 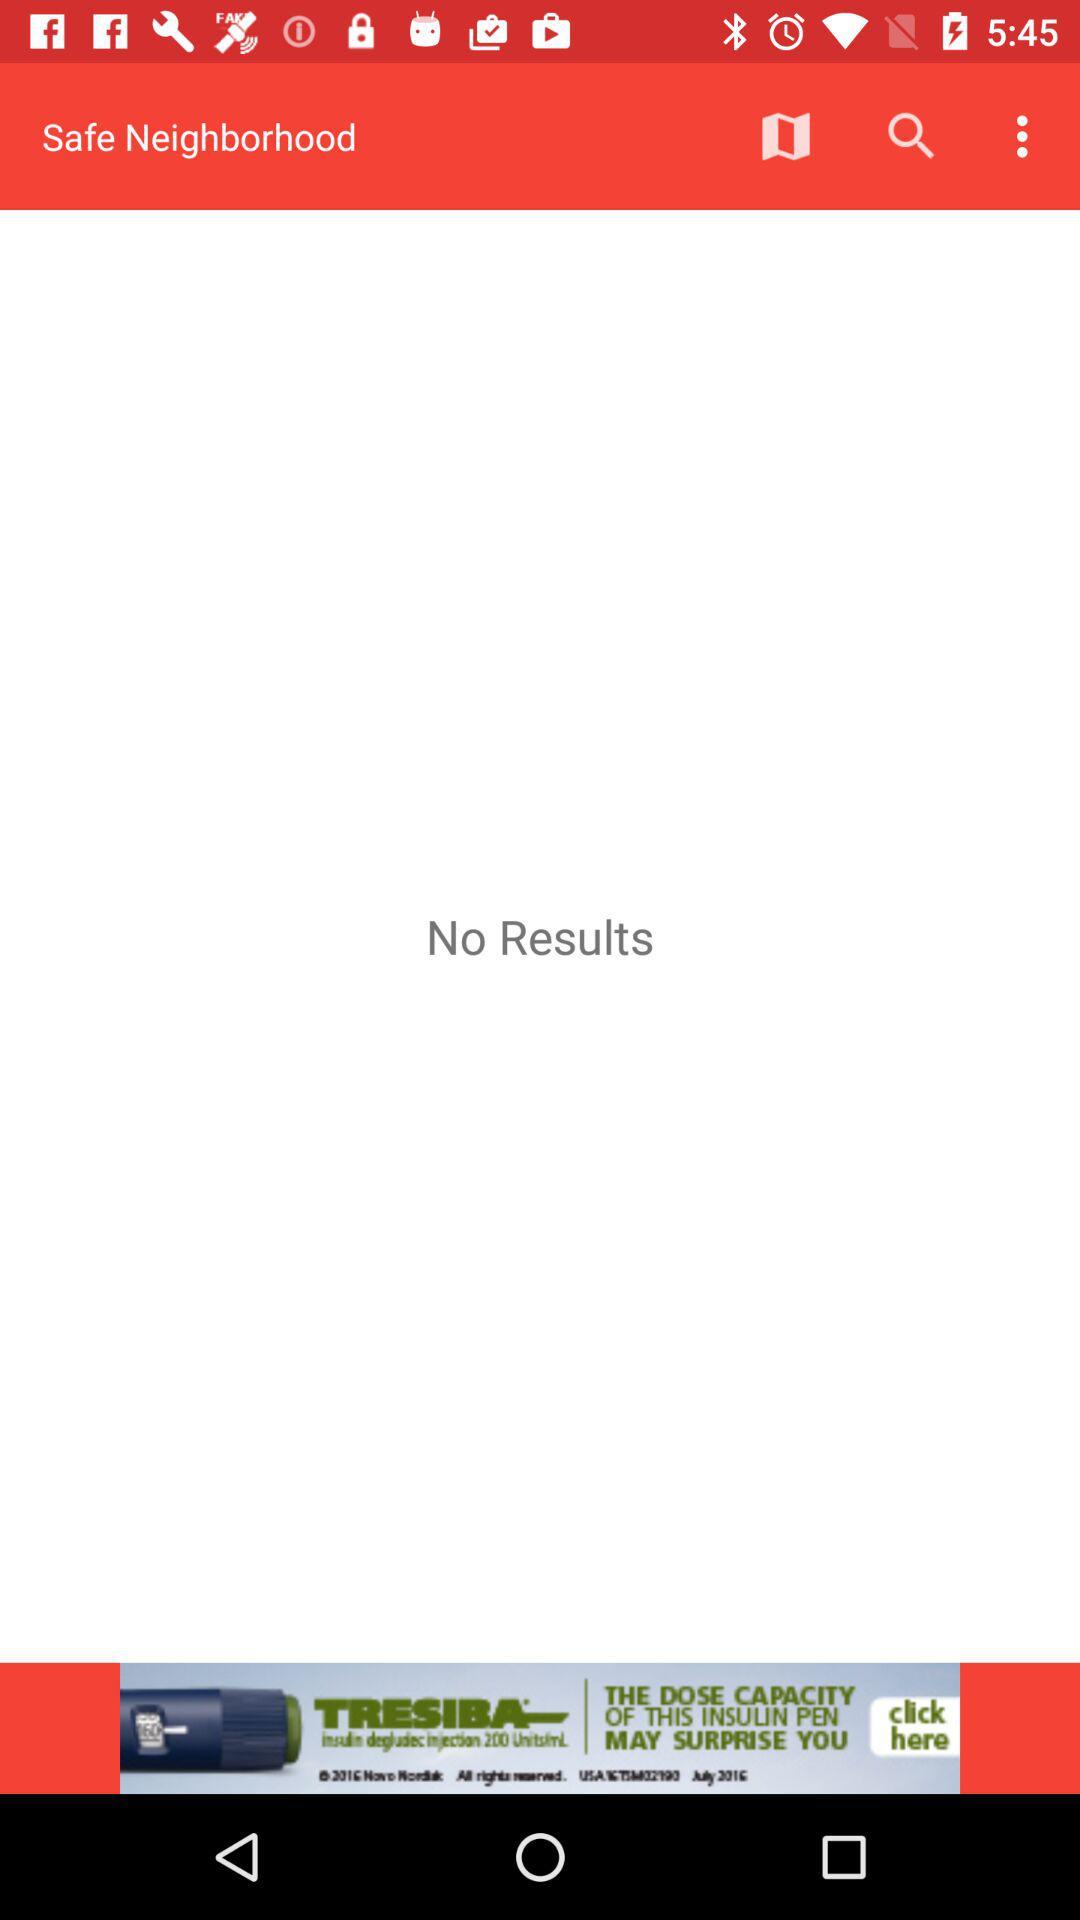 I want to click on icon above no results item, so click(x=911, y=135).